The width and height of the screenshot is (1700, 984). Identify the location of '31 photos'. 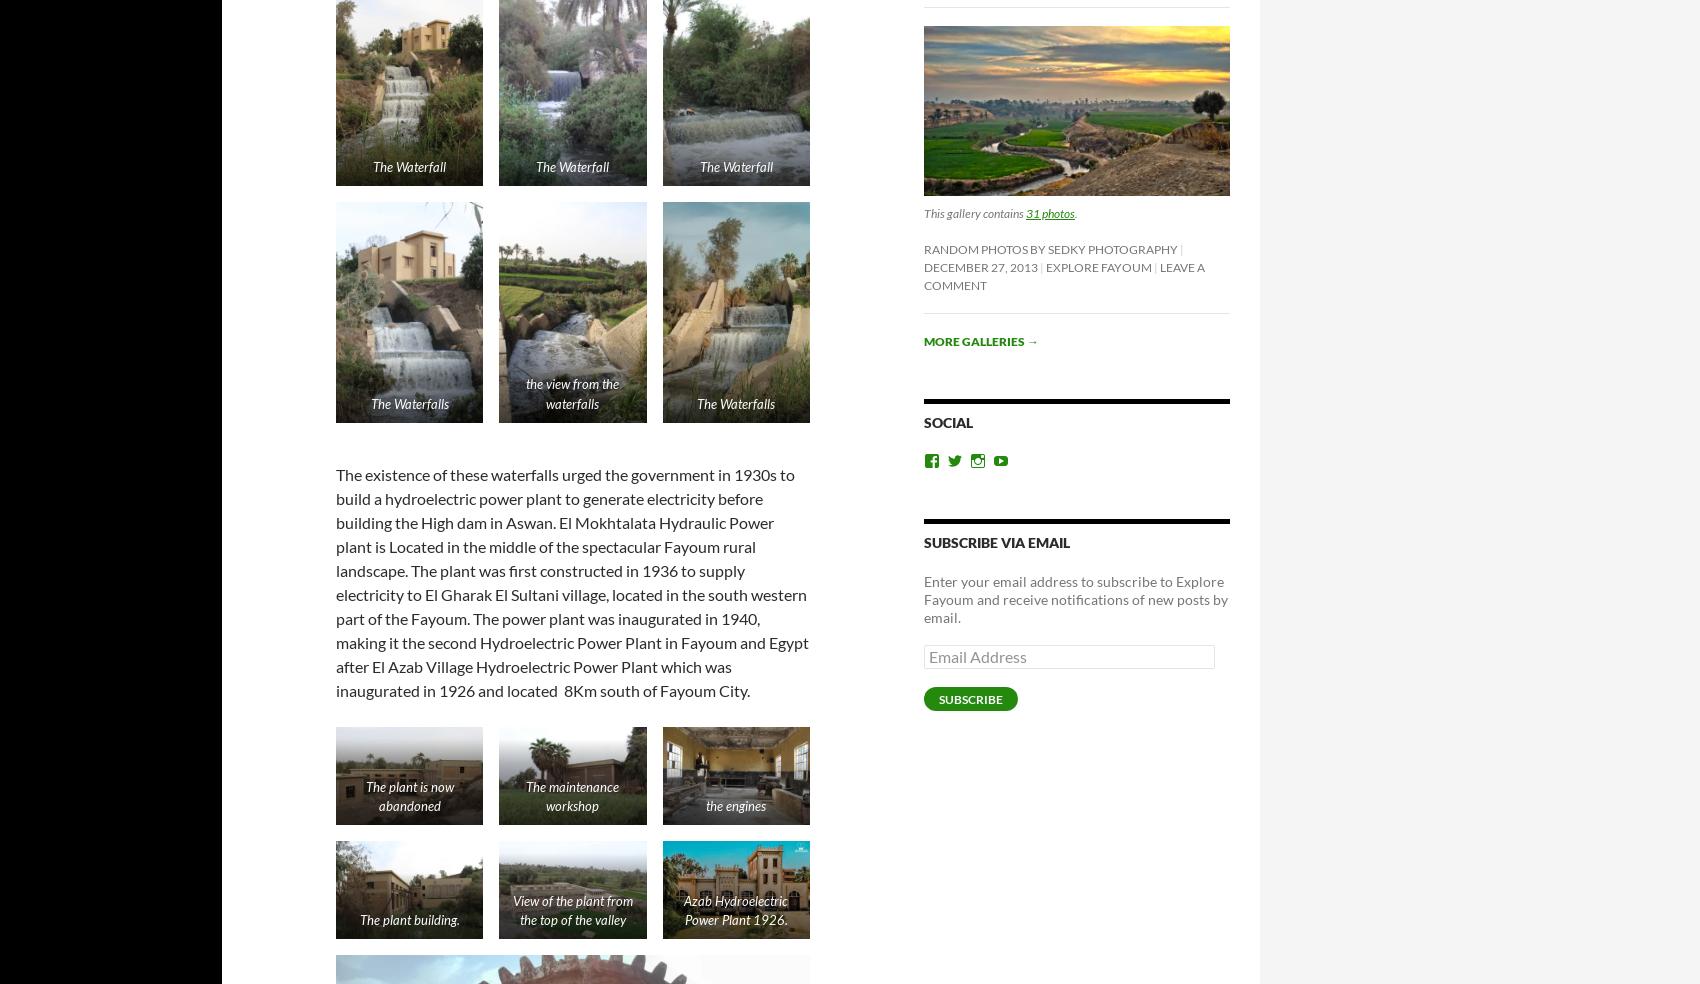
(1049, 212).